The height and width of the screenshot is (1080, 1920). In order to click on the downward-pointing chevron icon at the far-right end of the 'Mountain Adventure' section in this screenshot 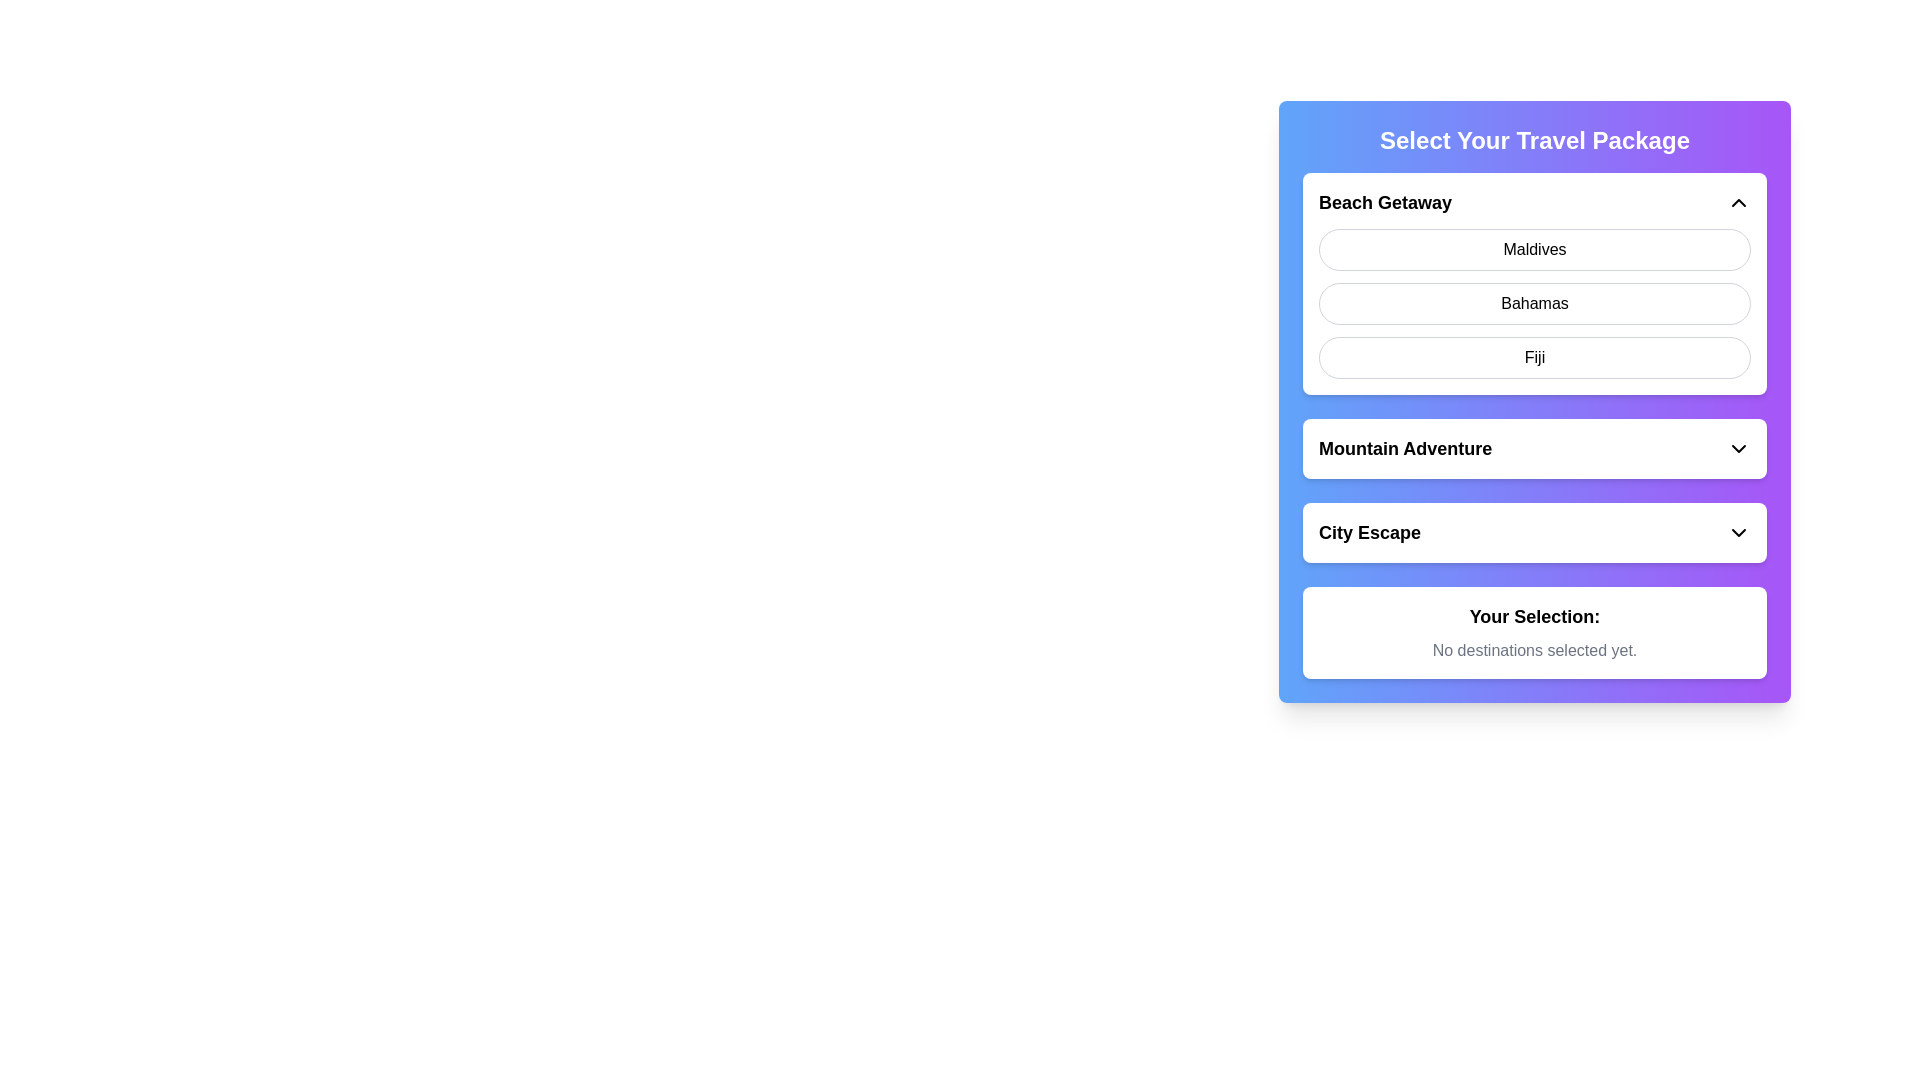, I will do `click(1737, 447)`.